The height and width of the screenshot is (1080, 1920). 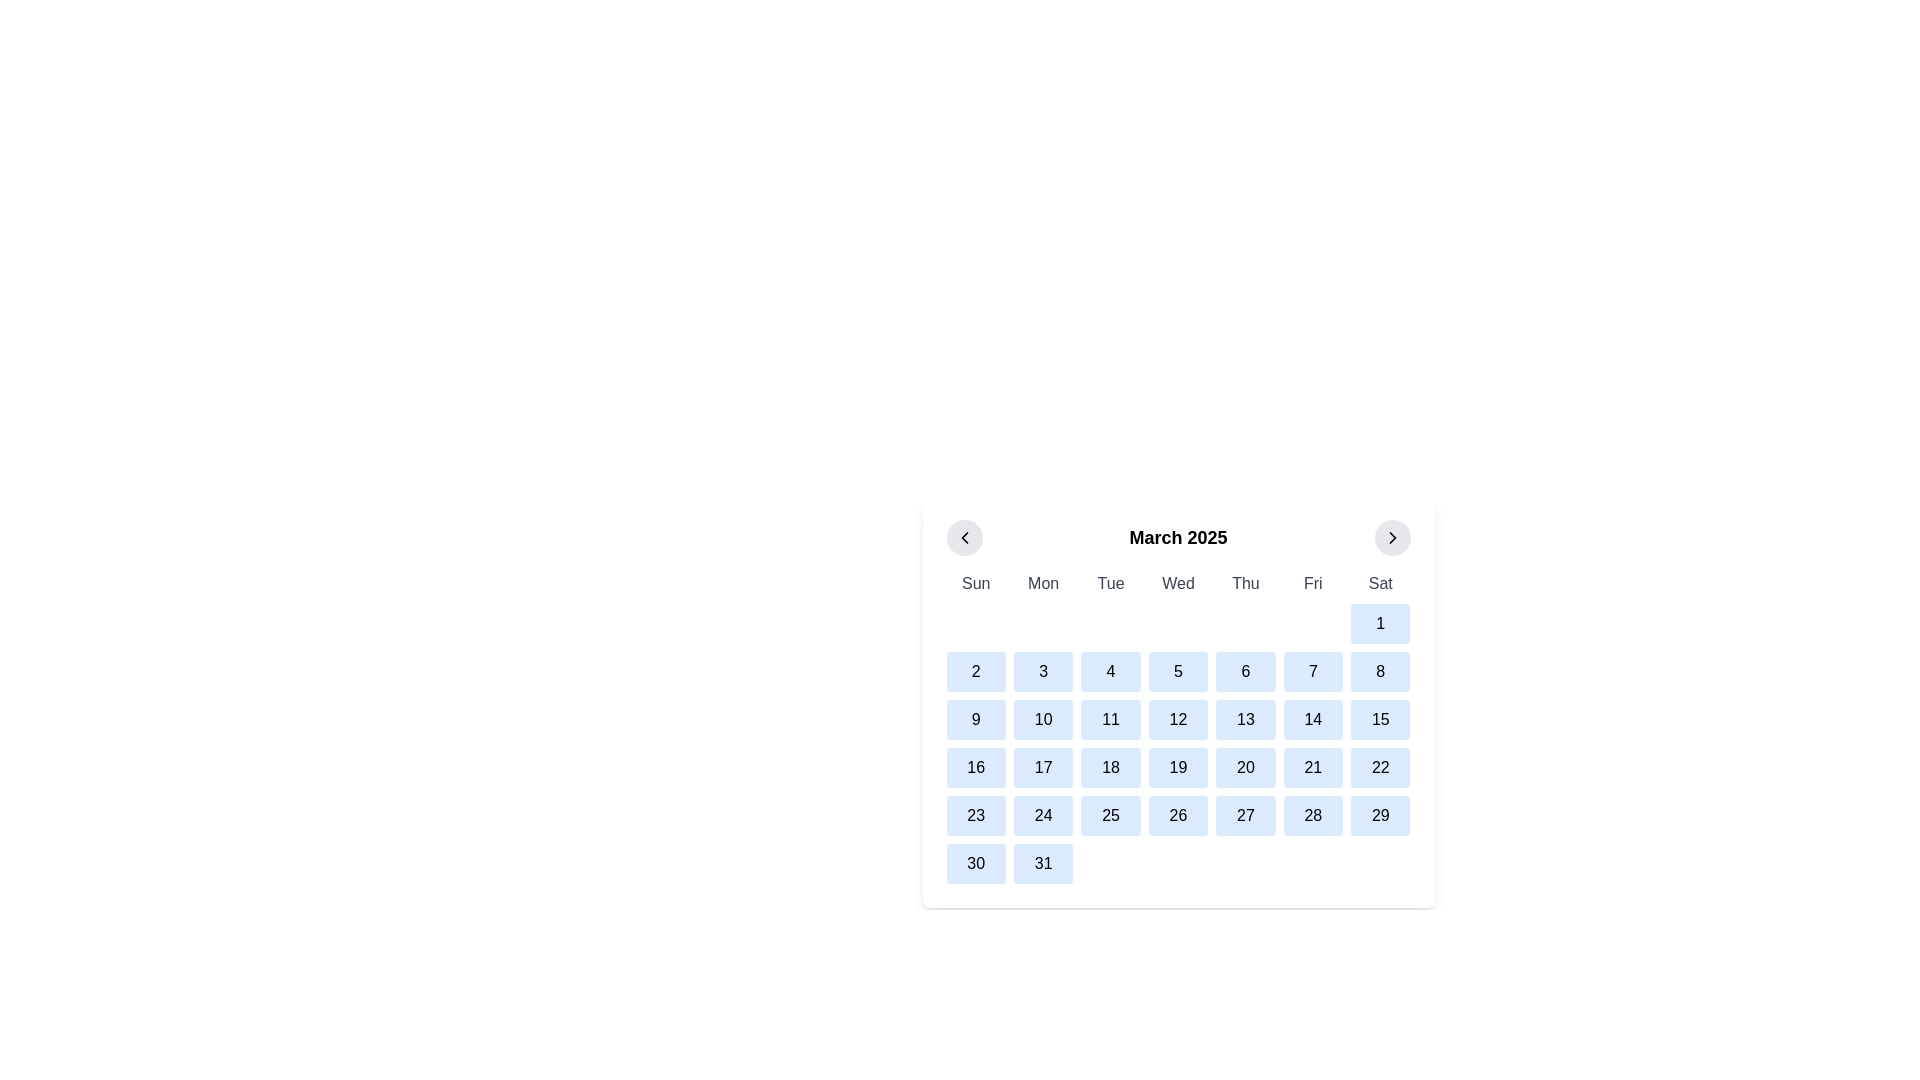 What do you see at coordinates (1178, 671) in the screenshot?
I see `the calendar button representing the date '5' under 'Wed'` at bounding box center [1178, 671].